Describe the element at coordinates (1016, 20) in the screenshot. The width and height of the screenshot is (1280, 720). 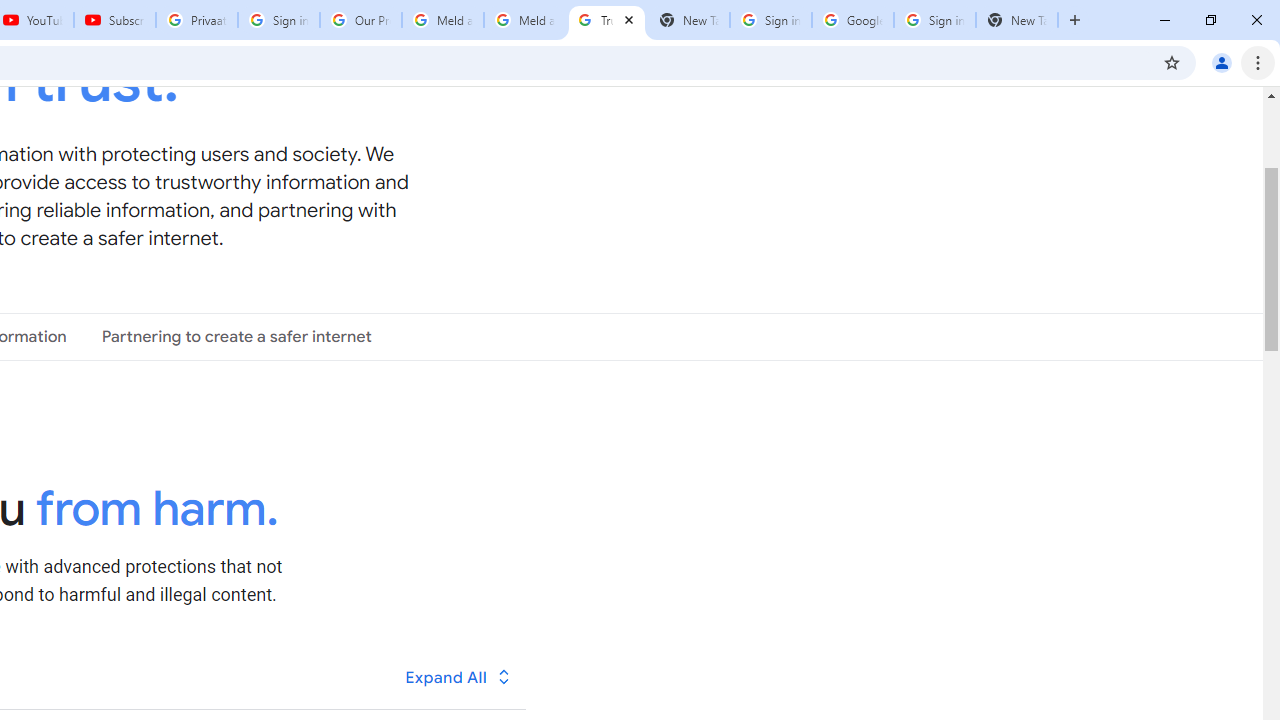
I see `'New Tab'` at that location.